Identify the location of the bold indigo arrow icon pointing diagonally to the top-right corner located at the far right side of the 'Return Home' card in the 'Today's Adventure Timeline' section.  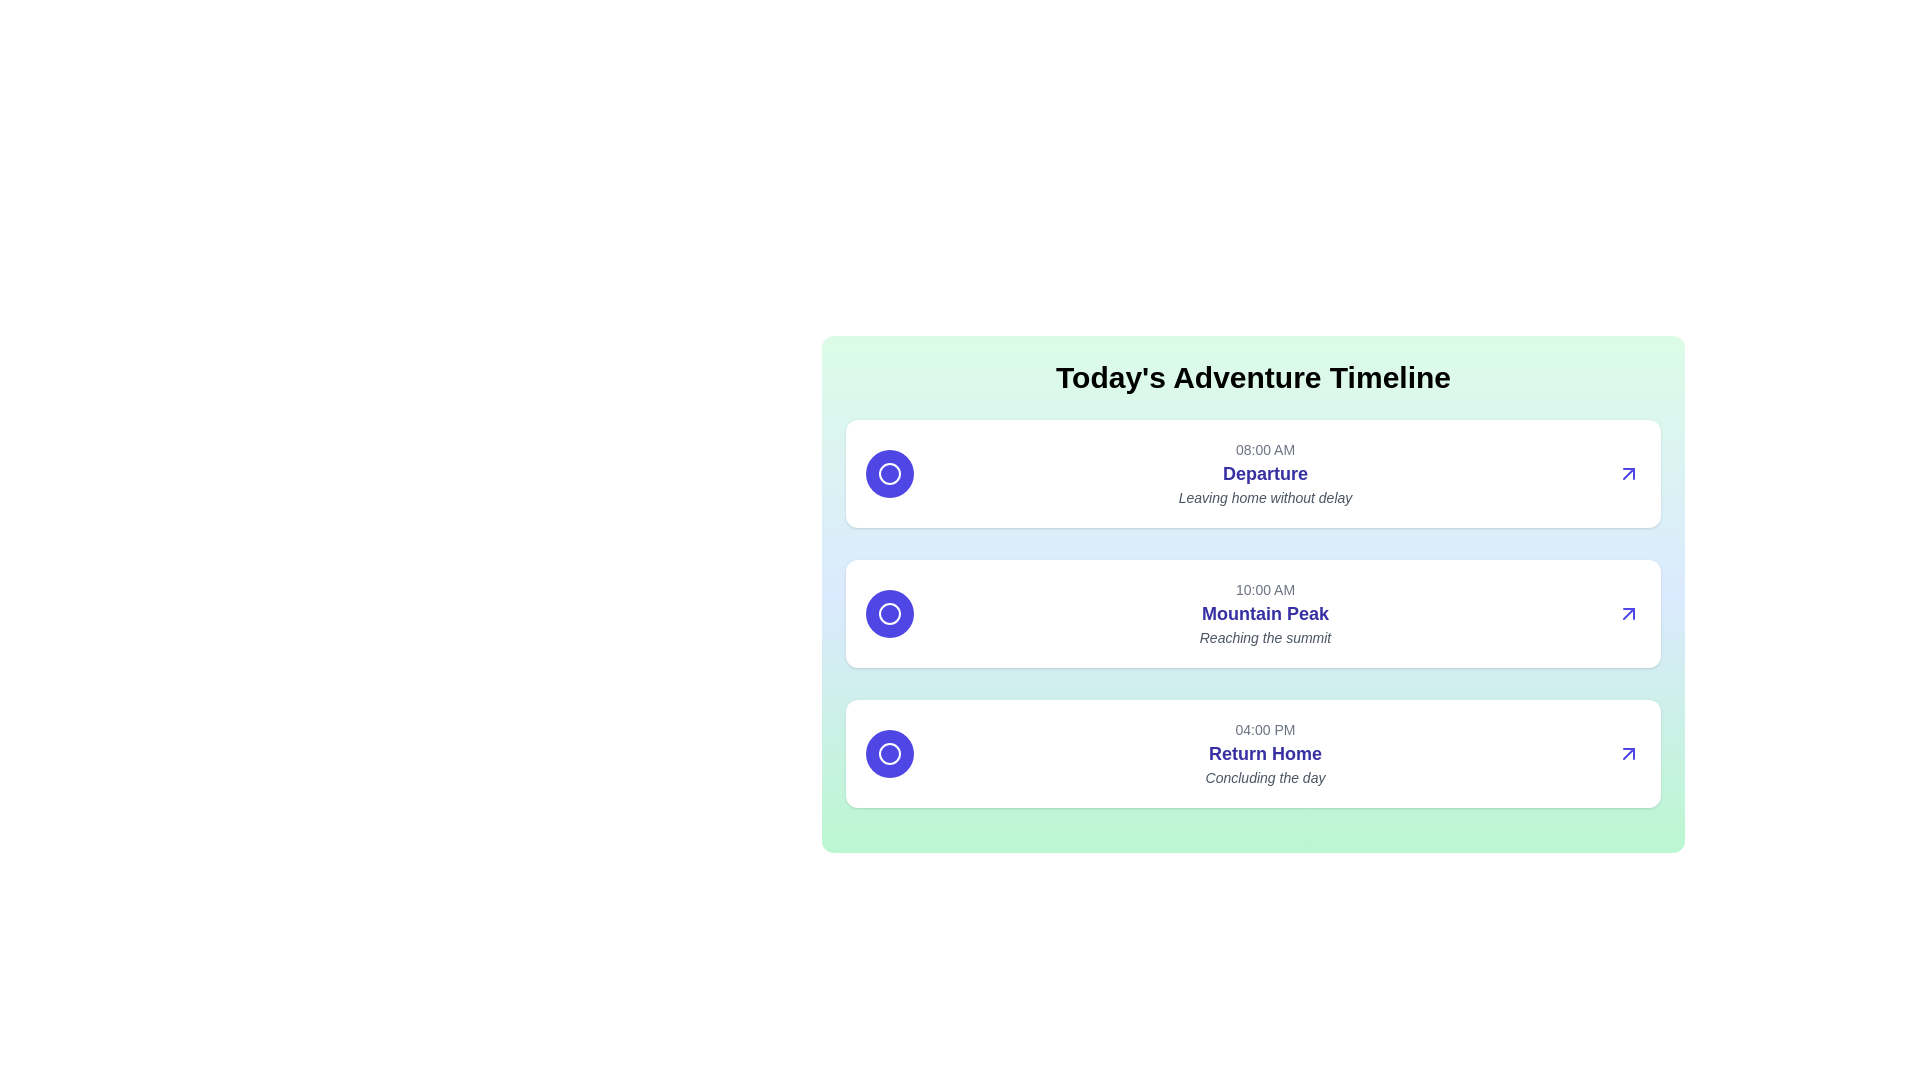
(1628, 753).